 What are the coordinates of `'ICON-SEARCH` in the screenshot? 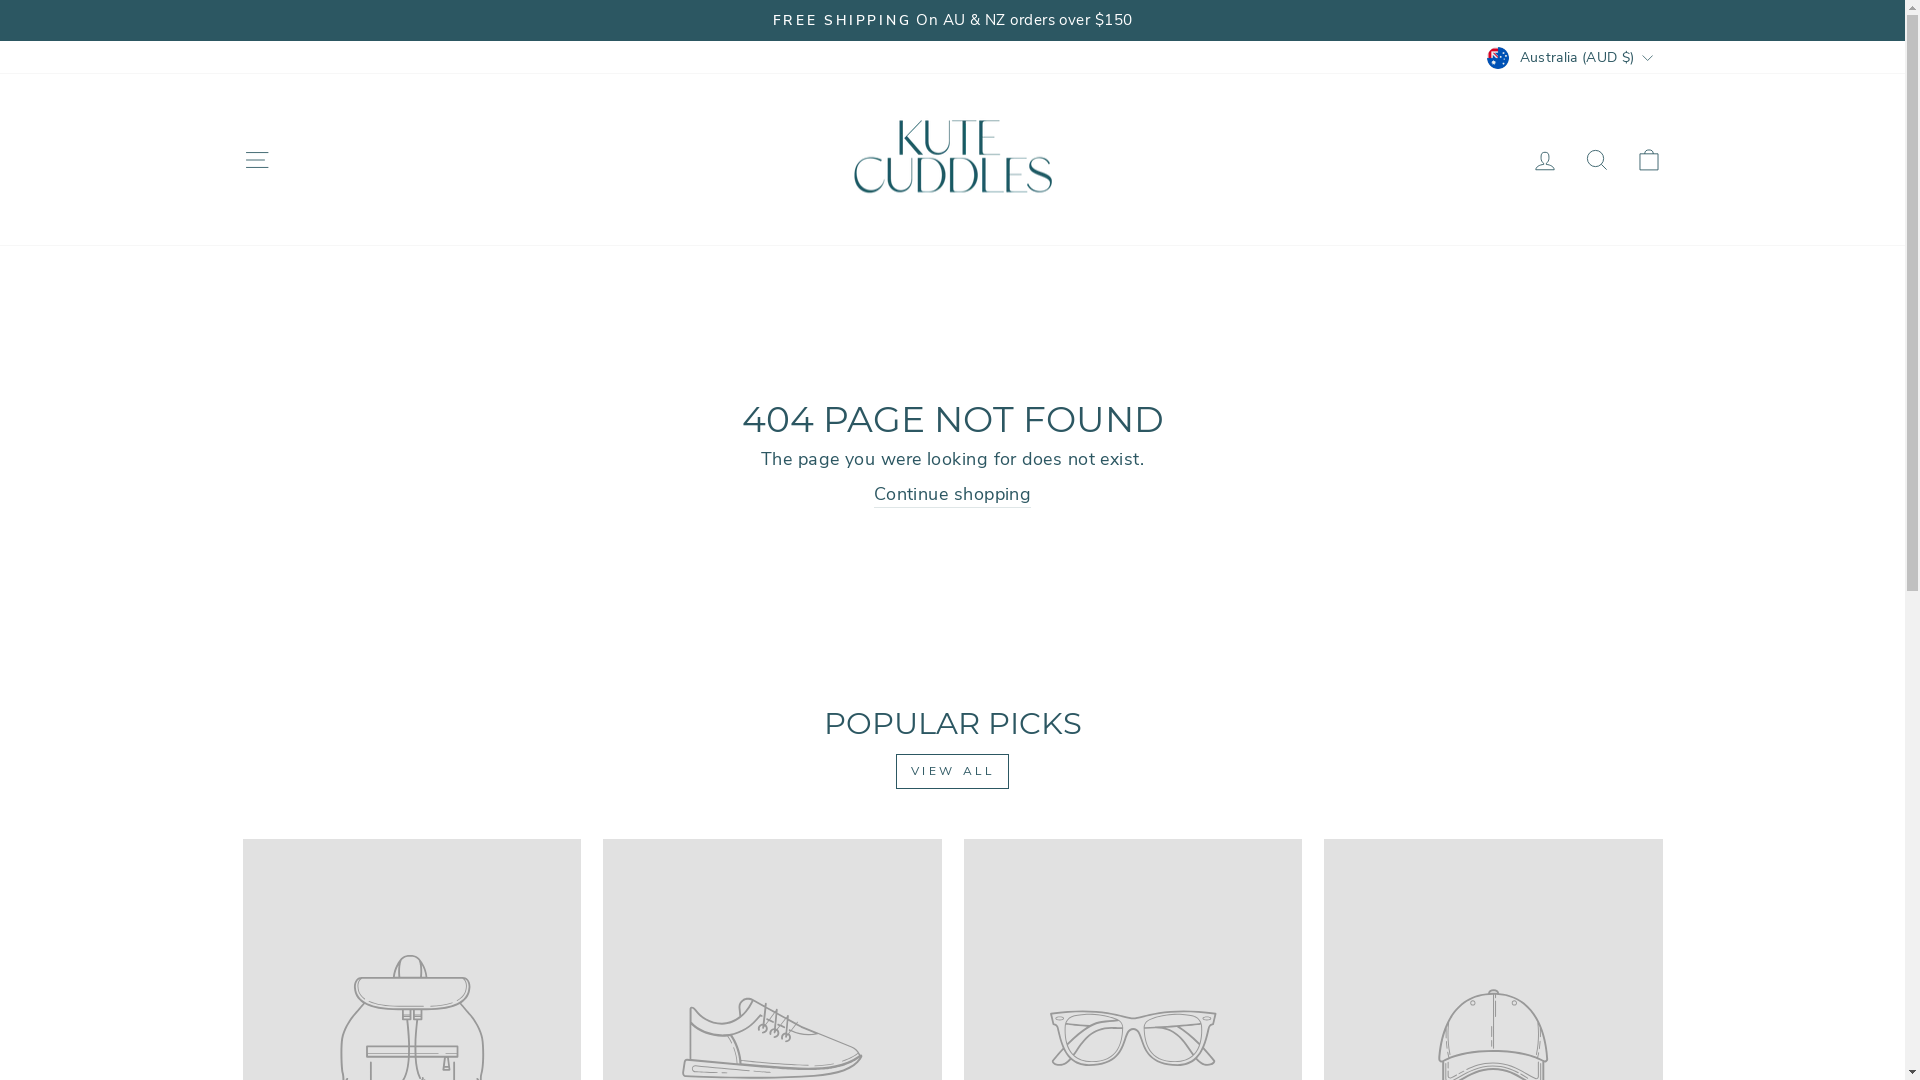 It's located at (1595, 158).